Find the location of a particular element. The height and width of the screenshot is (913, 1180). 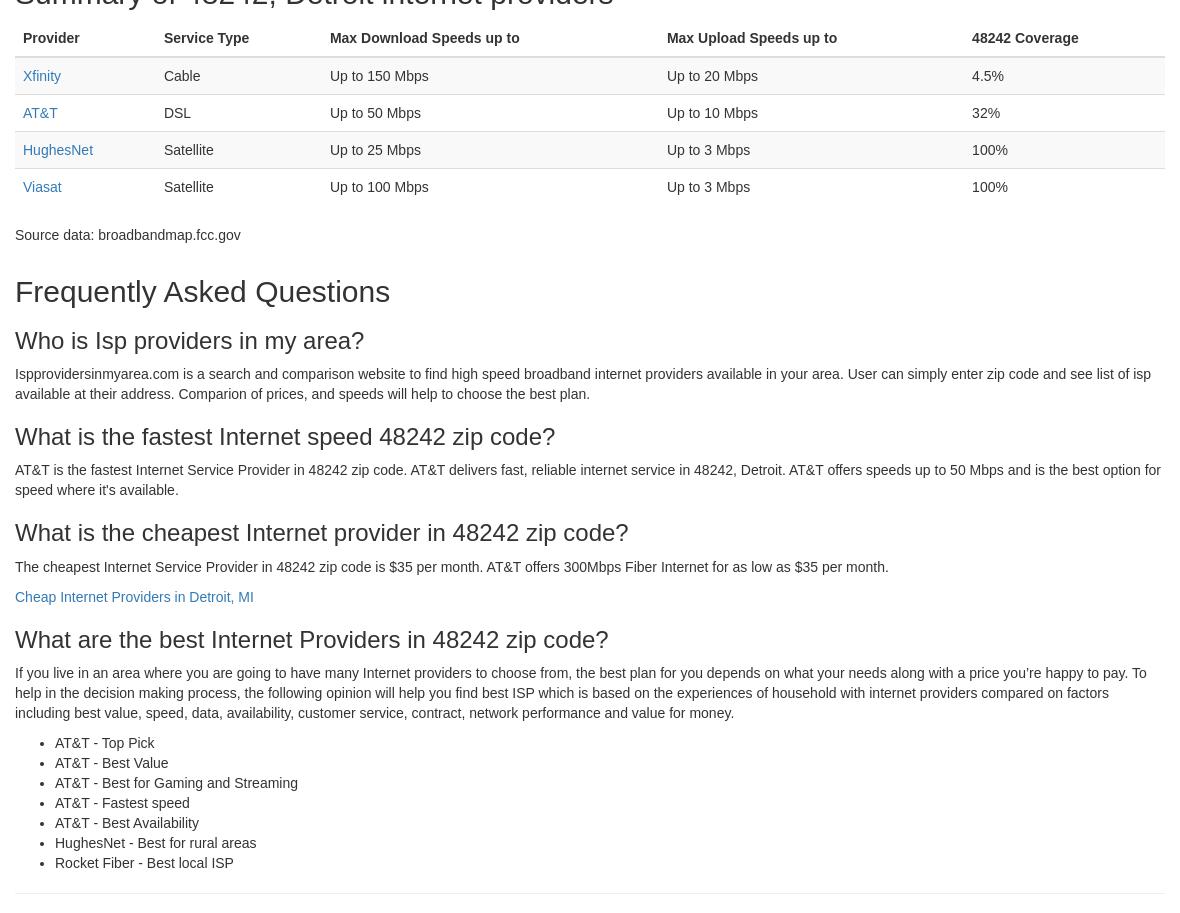

'4.5%' is located at coordinates (987, 73).